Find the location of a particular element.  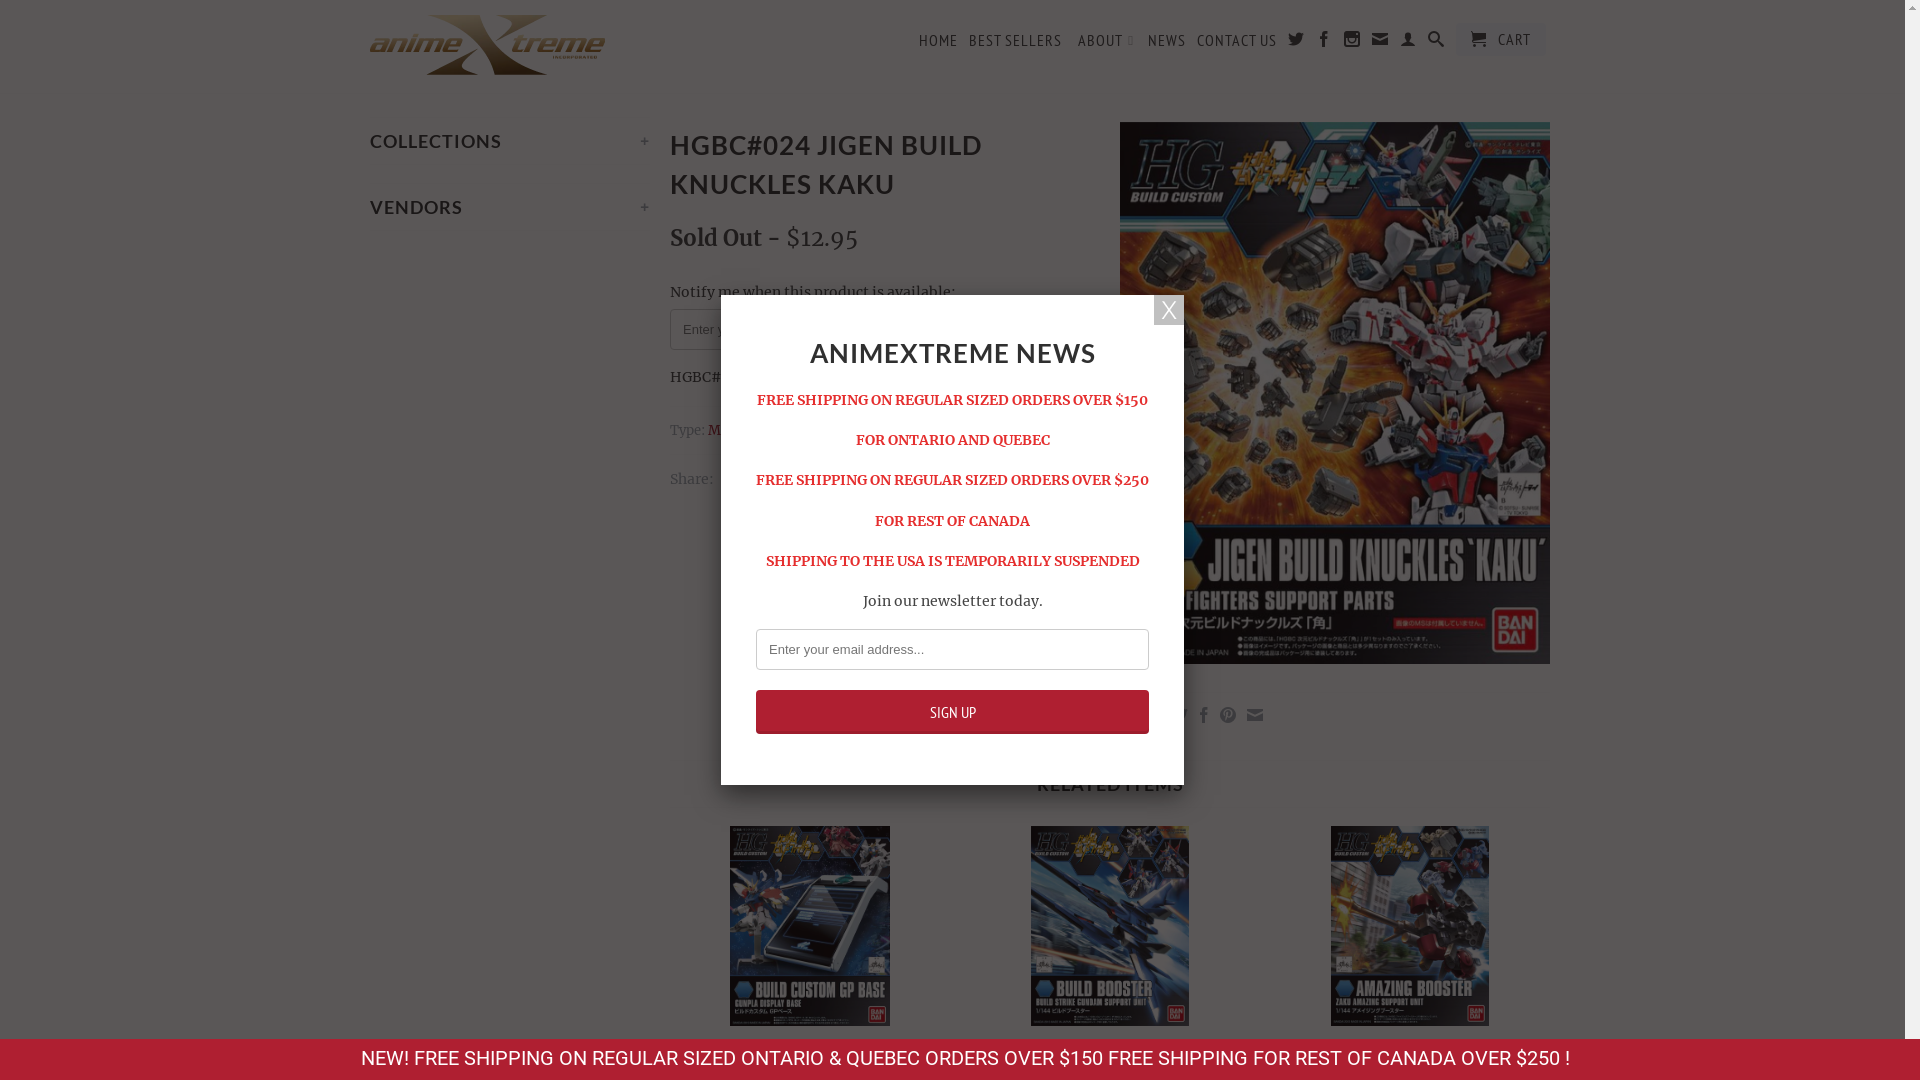

'Close' is located at coordinates (1153, 309).